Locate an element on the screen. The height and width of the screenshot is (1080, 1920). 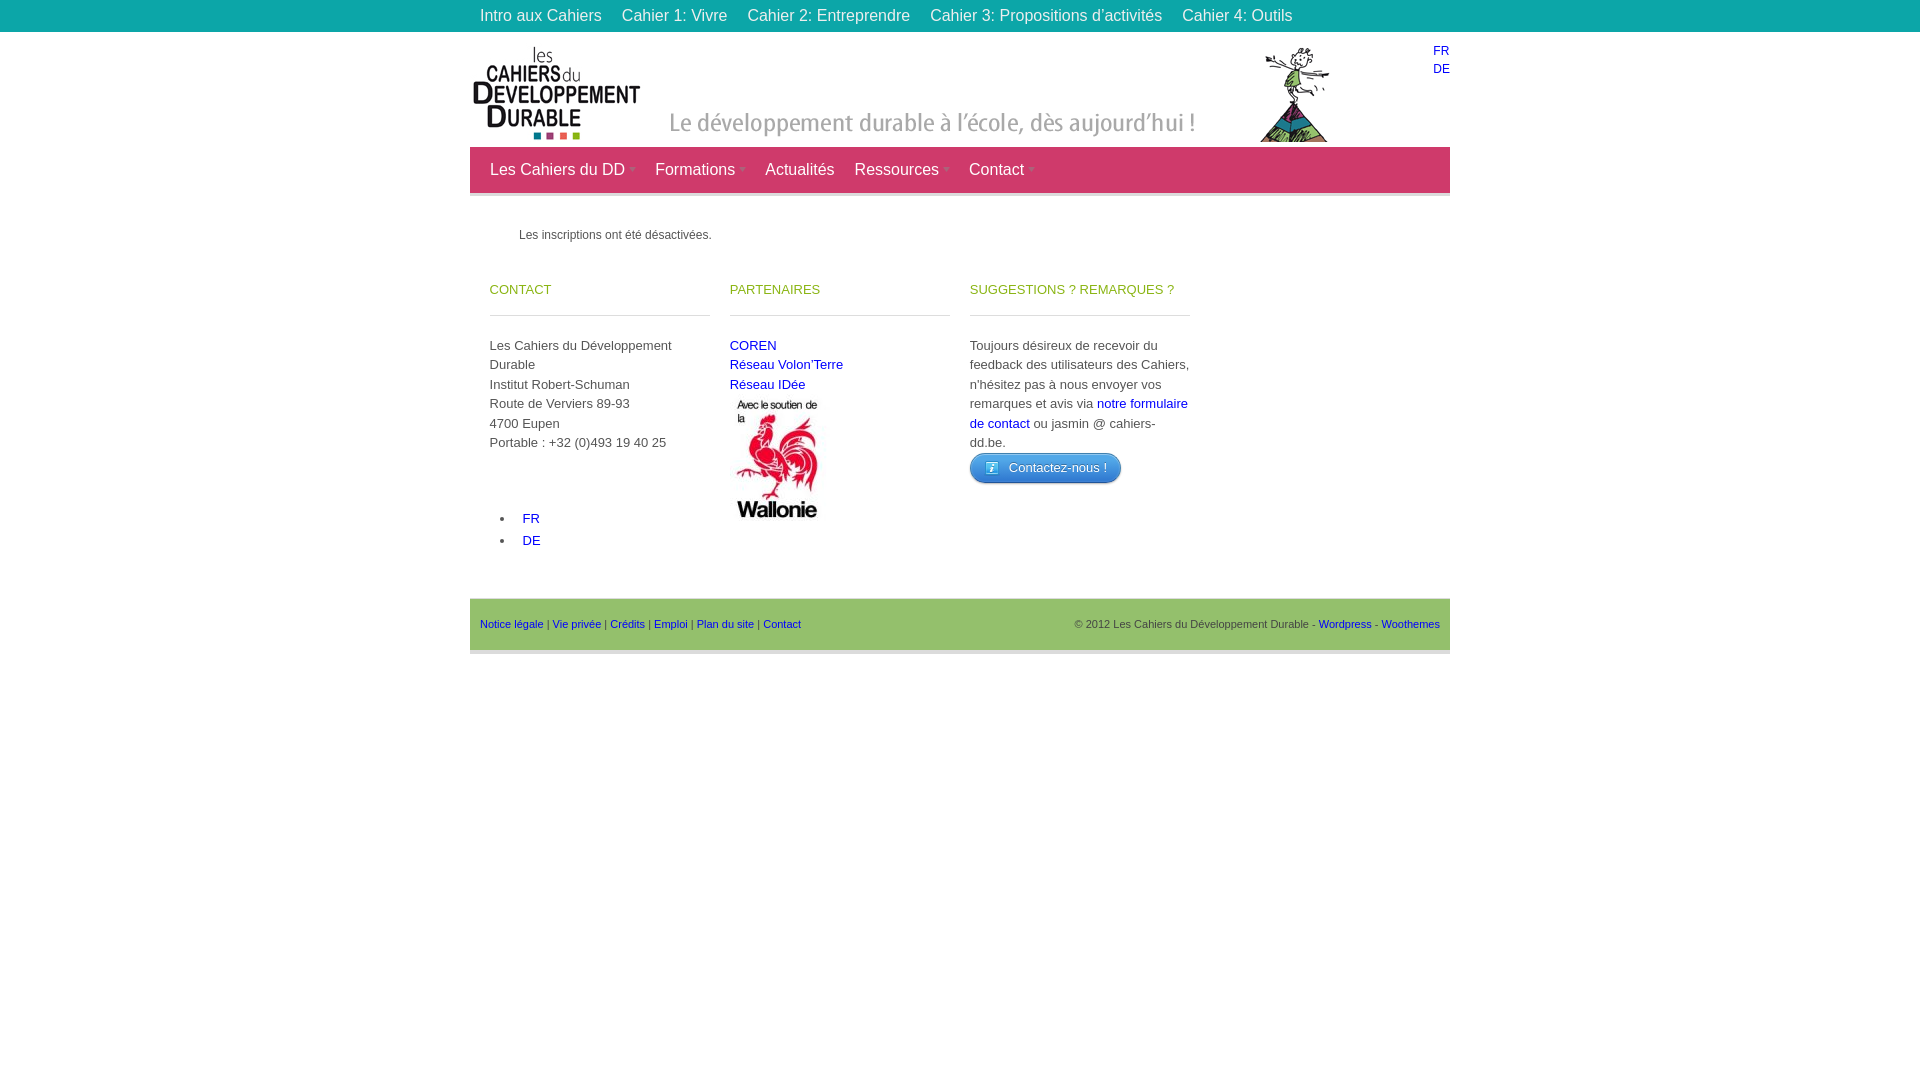
'FR' is located at coordinates (528, 516).